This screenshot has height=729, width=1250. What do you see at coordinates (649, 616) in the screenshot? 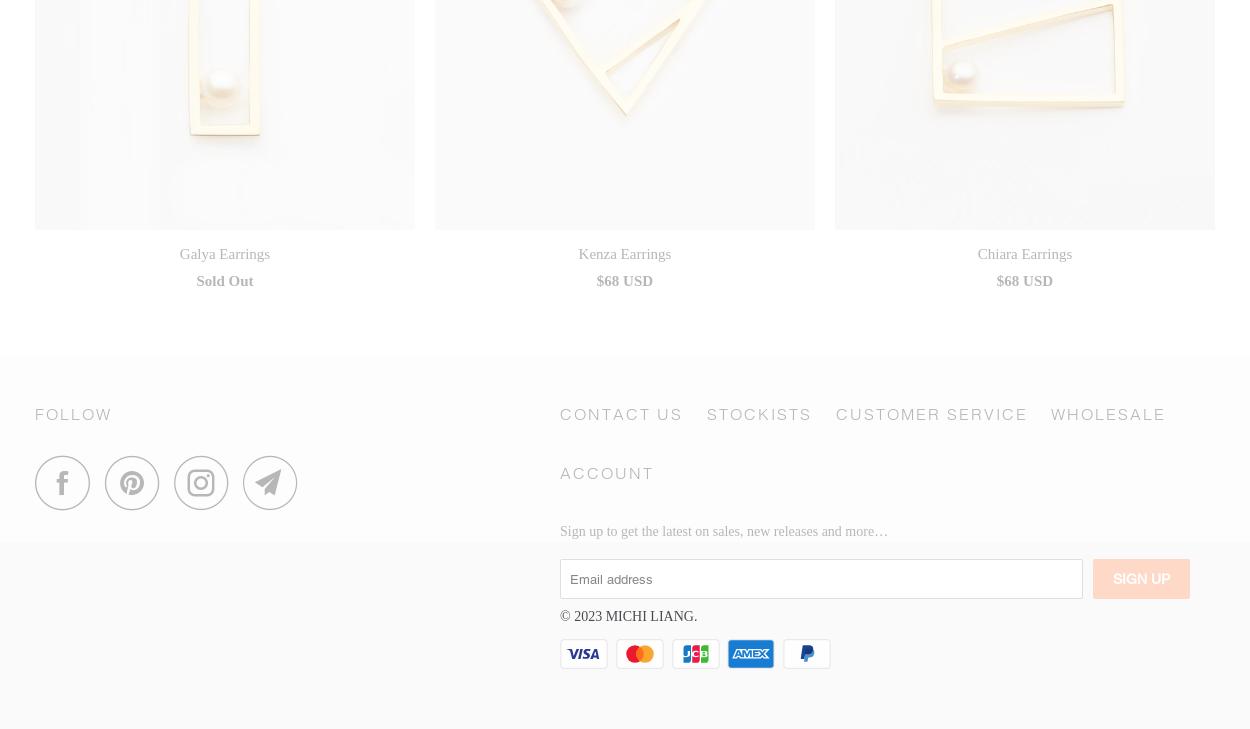
I see `'MICHI LIANG'` at bounding box center [649, 616].